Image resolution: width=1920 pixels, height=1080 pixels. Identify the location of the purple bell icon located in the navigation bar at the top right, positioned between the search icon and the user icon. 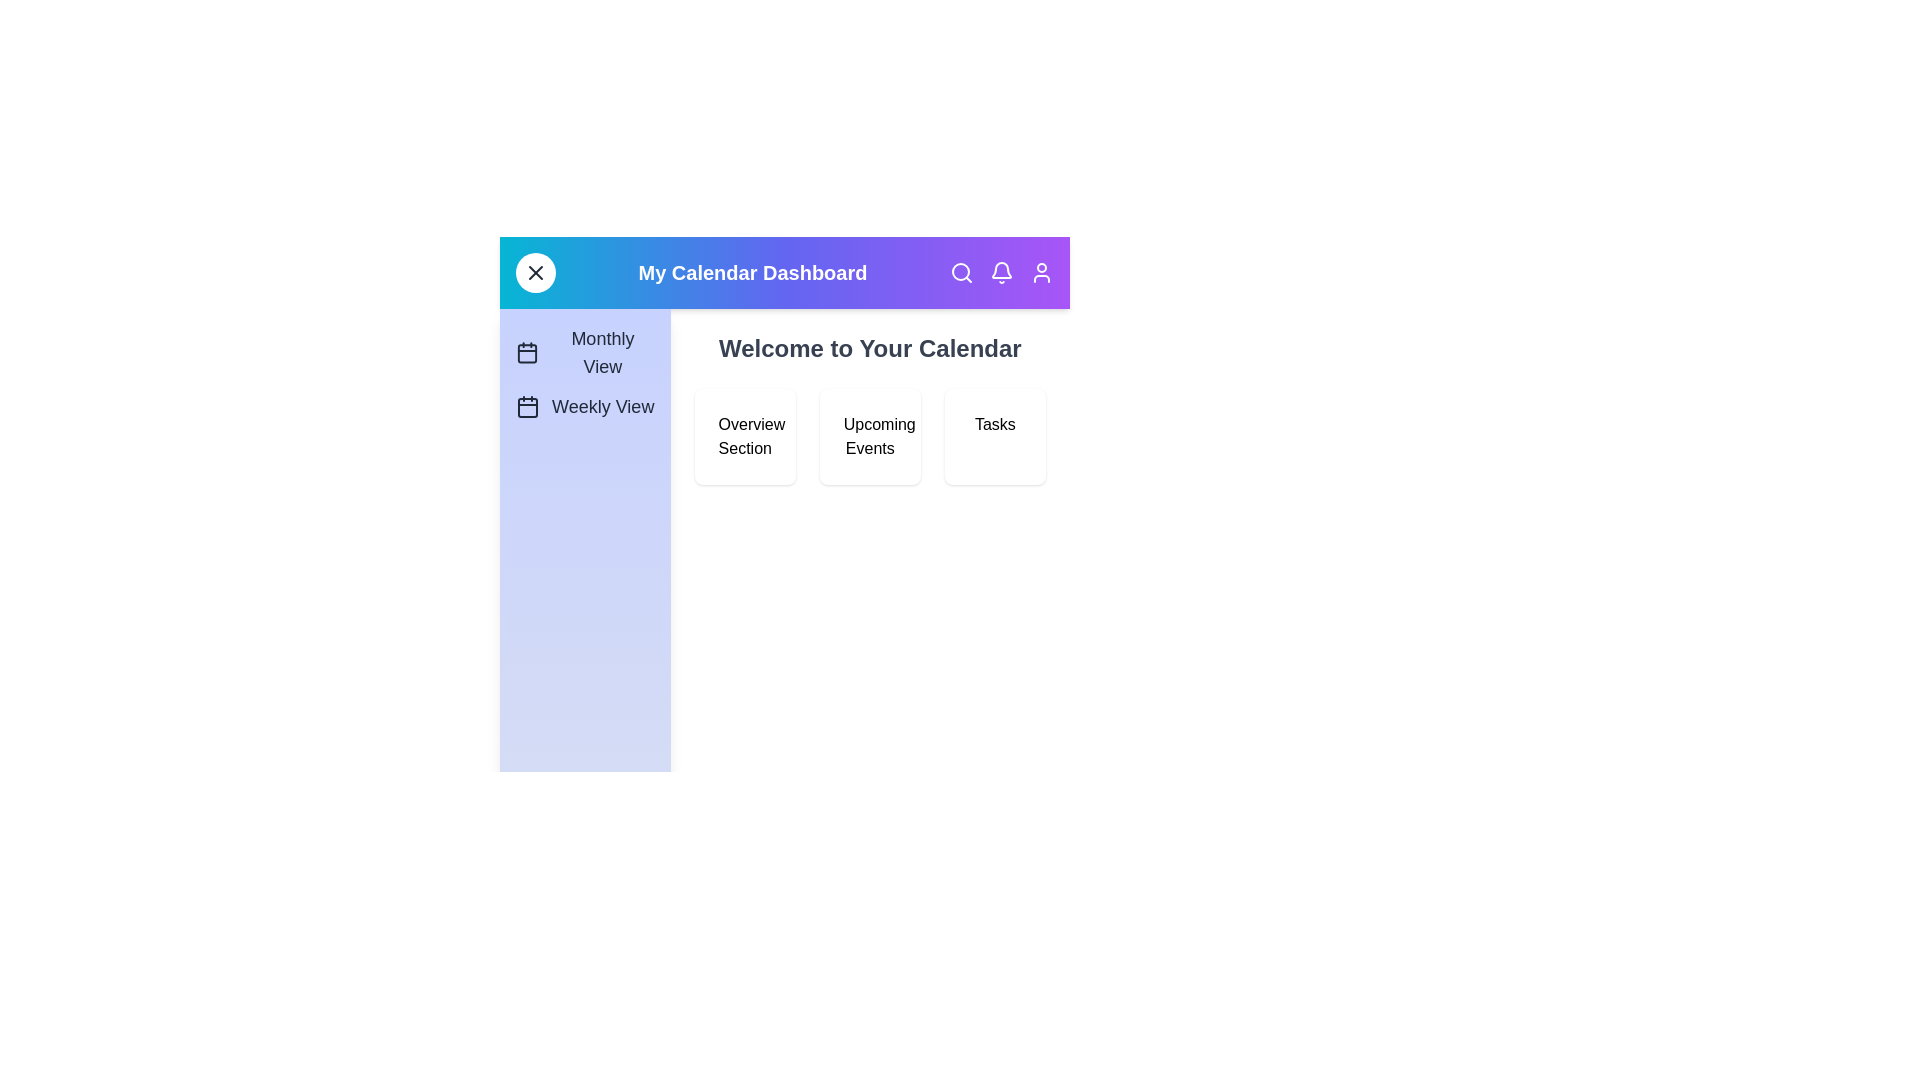
(1002, 273).